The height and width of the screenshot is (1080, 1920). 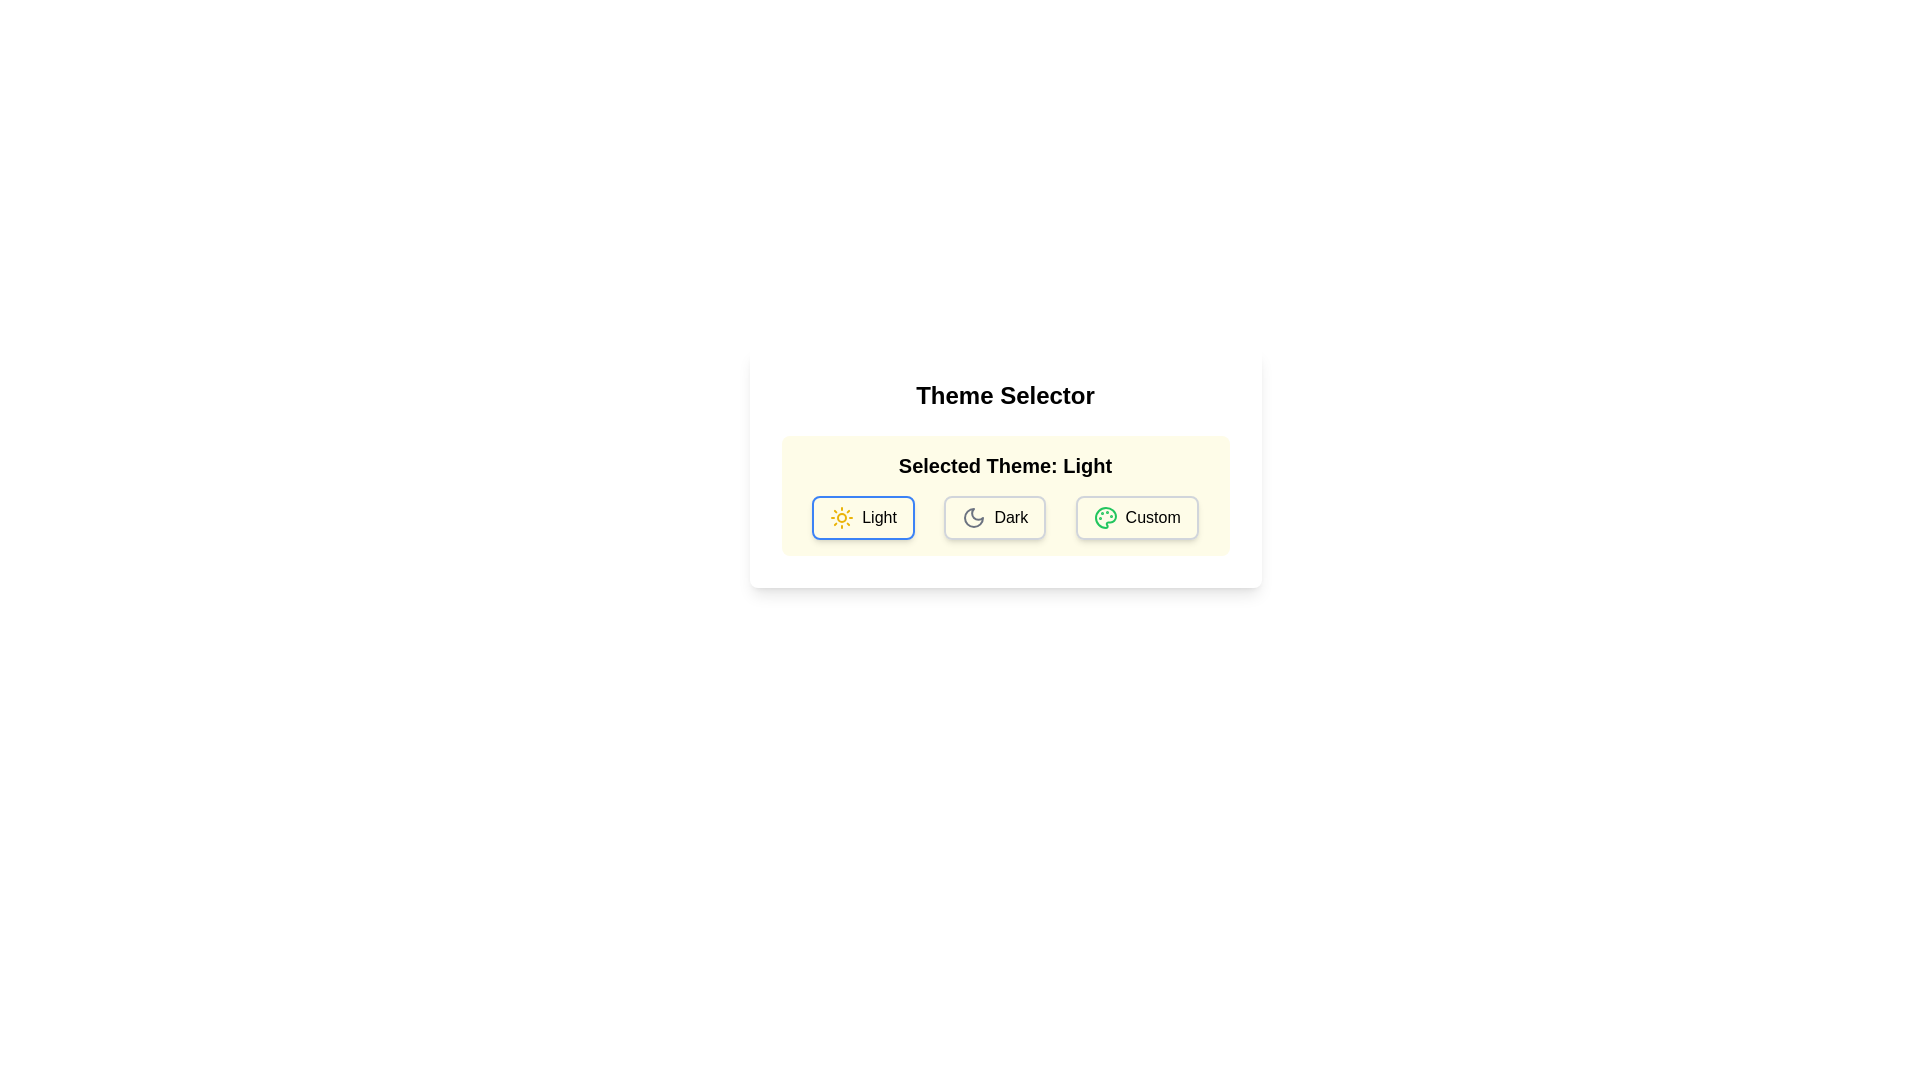 What do you see at coordinates (1104, 516) in the screenshot?
I see `the decorative SVG icon representing the 'Custom' theme option within the 'Custom' button in the theme selection section` at bounding box center [1104, 516].